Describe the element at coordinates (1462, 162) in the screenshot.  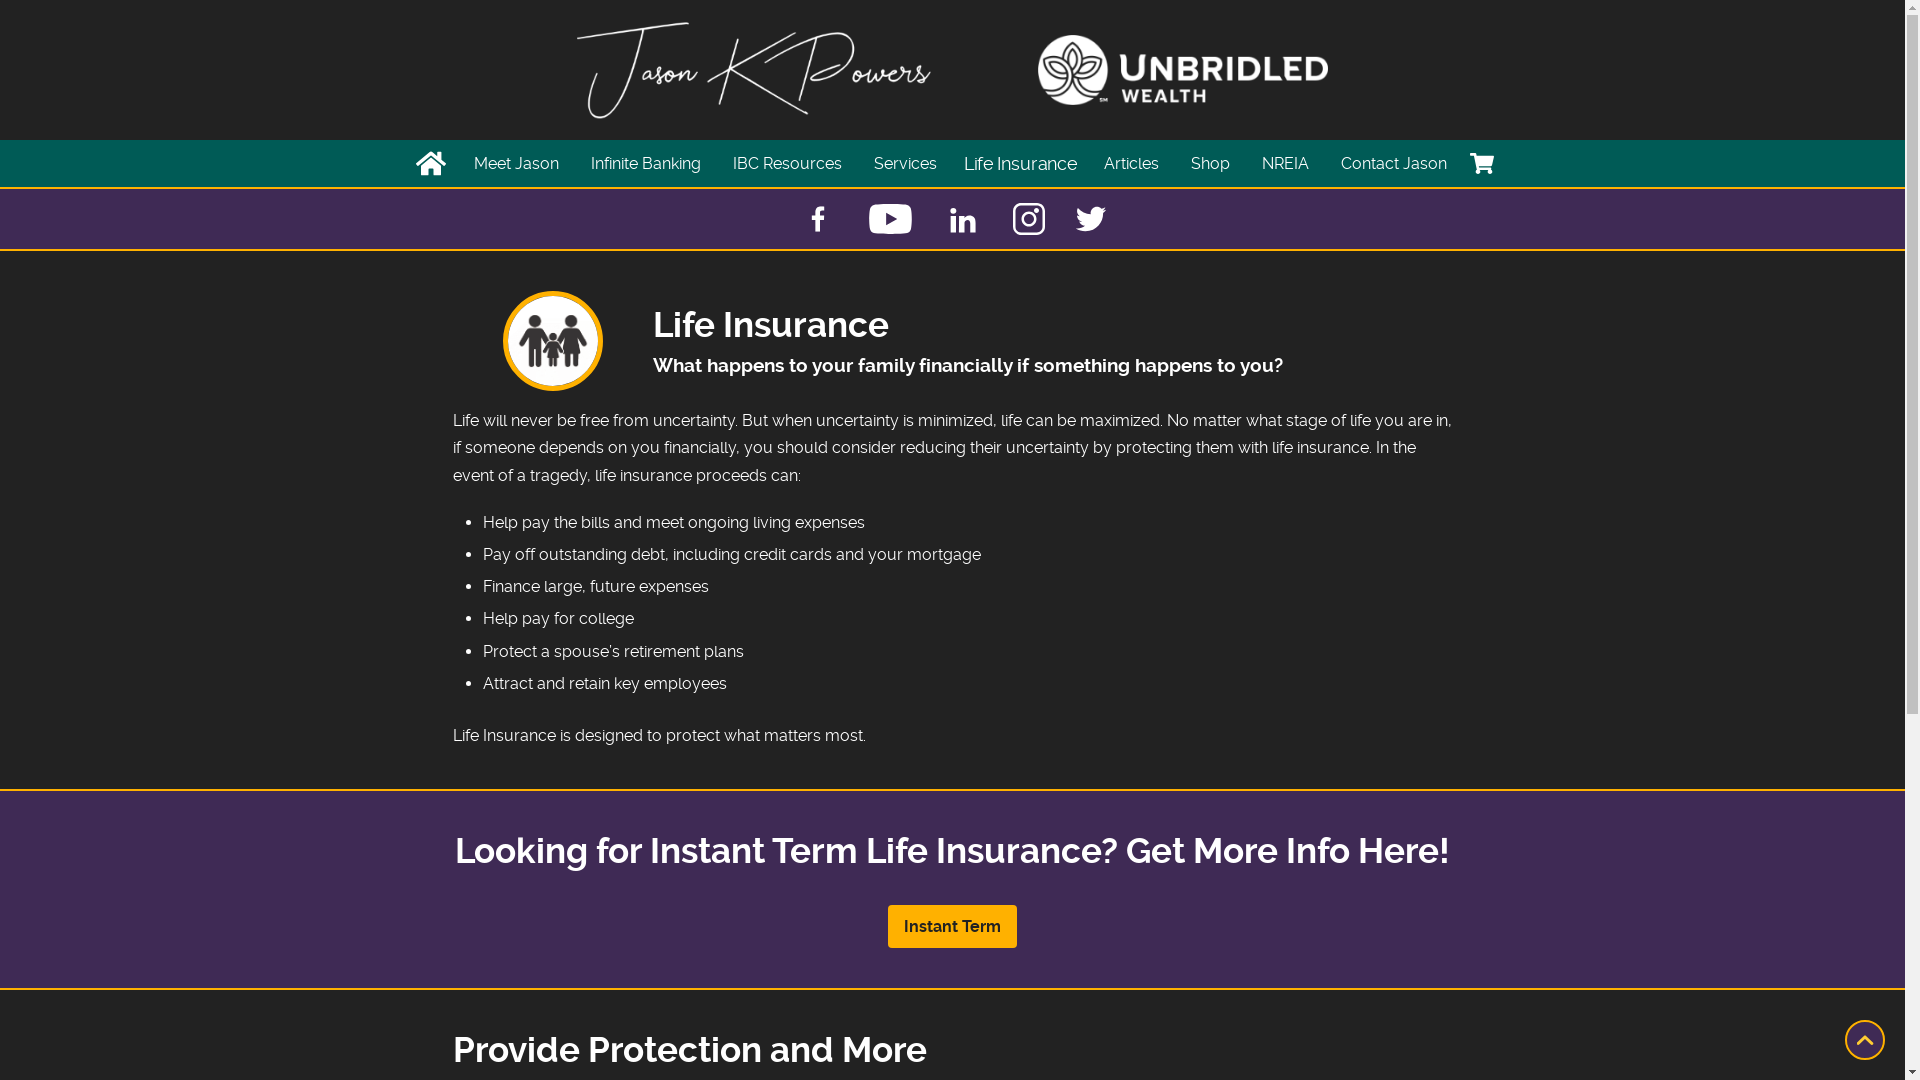
I see `'Cart'` at that location.